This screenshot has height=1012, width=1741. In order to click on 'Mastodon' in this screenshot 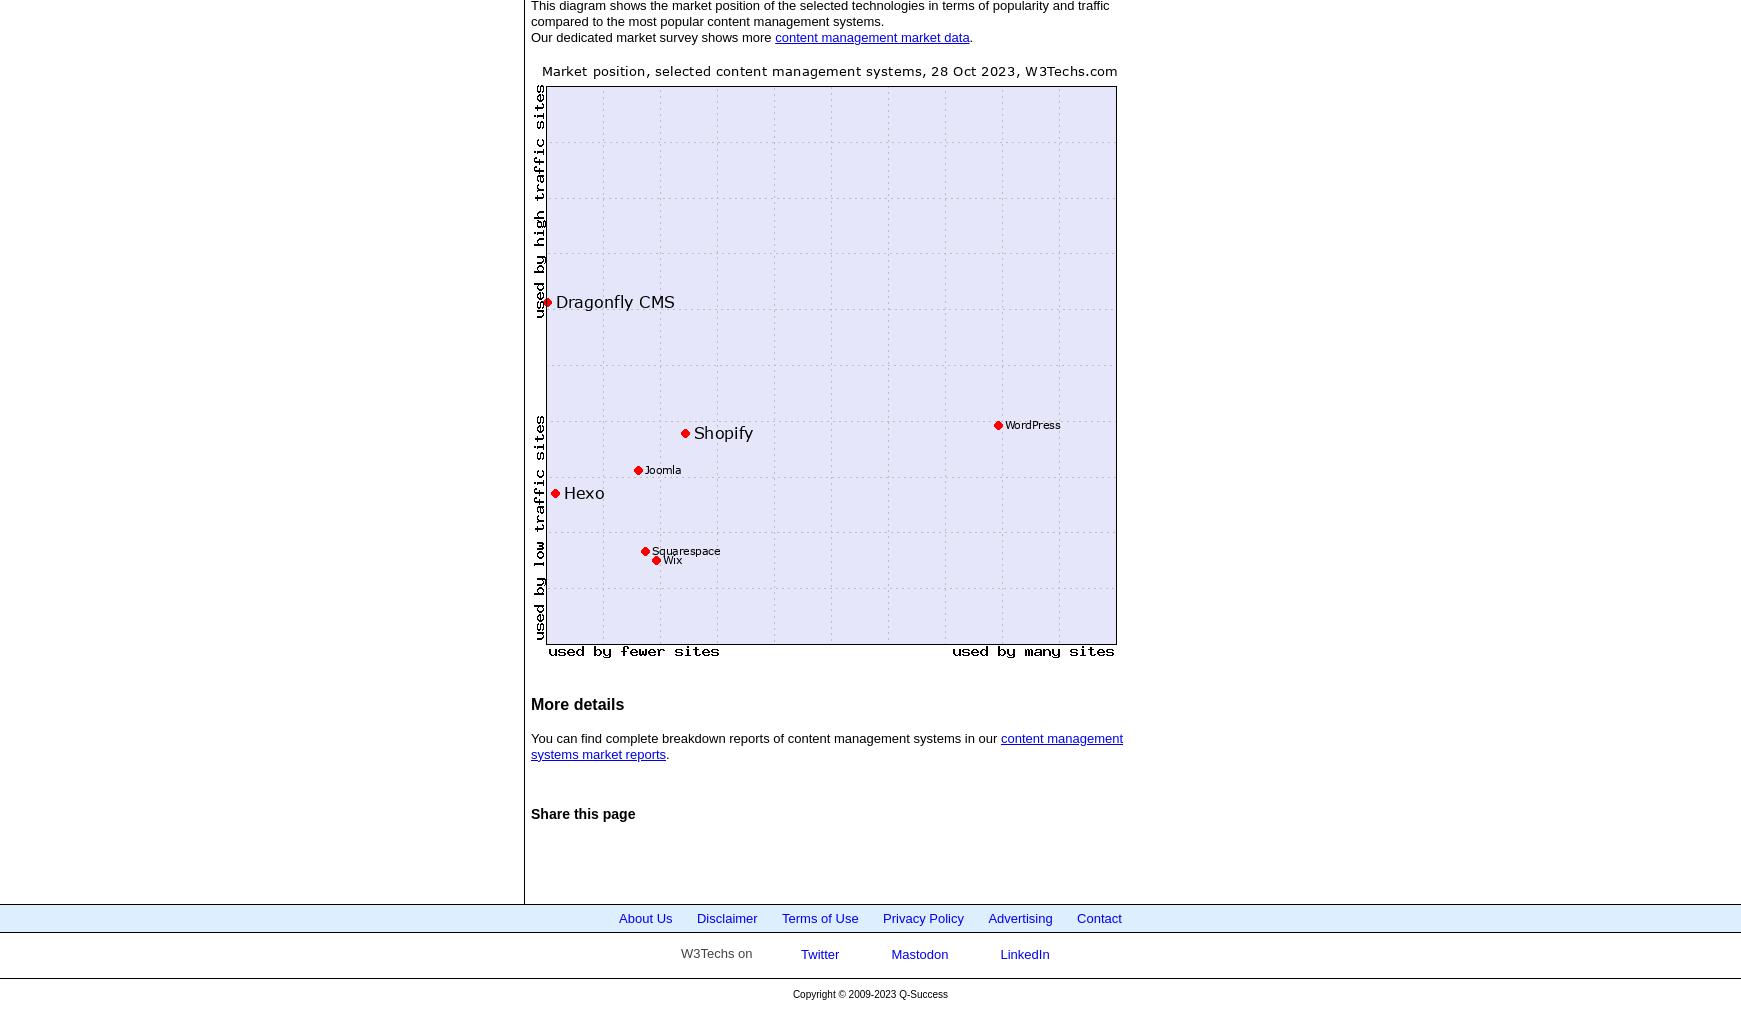, I will do `click(917, 953)`.